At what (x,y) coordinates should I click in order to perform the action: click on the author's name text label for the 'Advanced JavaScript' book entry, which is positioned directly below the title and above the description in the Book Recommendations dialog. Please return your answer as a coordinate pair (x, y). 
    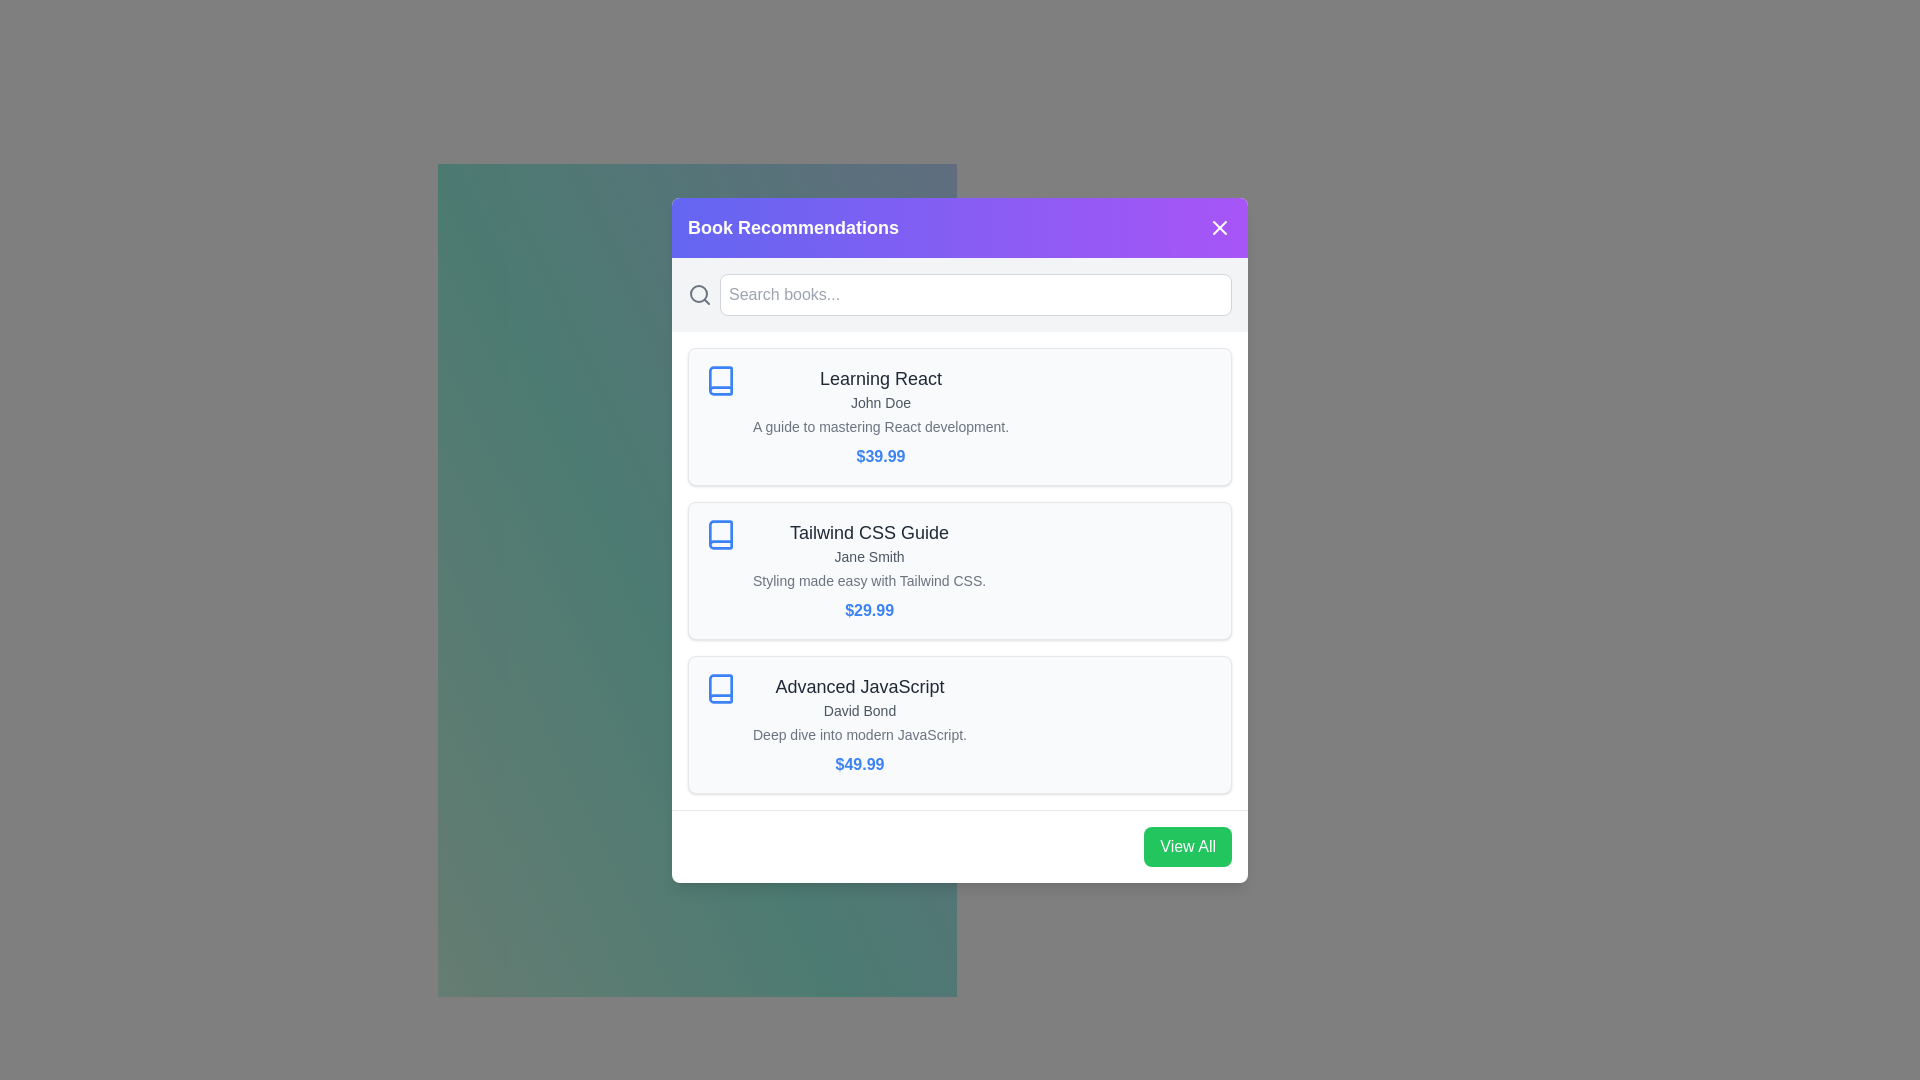
    Looking at the image, I should click on (859, 709).